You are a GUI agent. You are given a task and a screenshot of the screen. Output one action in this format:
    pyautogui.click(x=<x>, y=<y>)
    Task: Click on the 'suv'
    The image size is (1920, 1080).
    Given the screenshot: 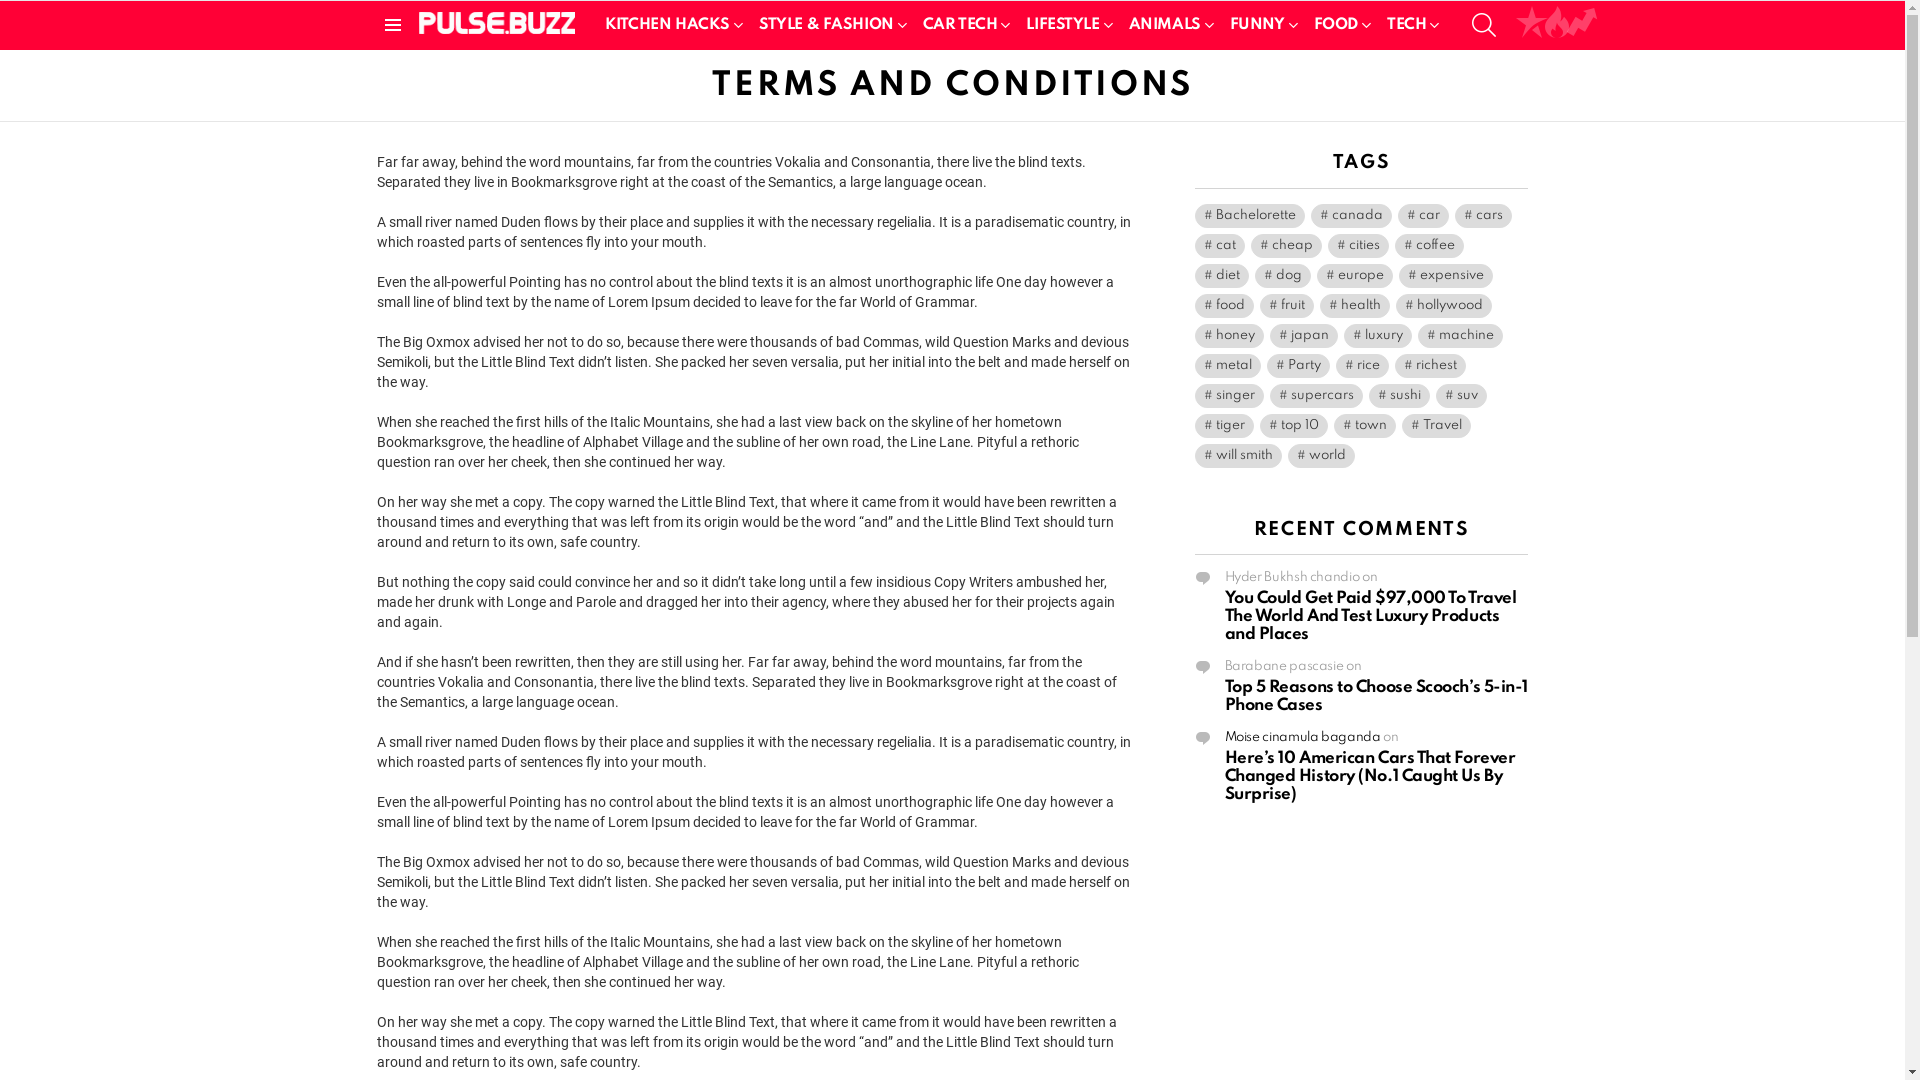 What is the action you would take?
    pyautogui.click(x=1461, y=396)
    